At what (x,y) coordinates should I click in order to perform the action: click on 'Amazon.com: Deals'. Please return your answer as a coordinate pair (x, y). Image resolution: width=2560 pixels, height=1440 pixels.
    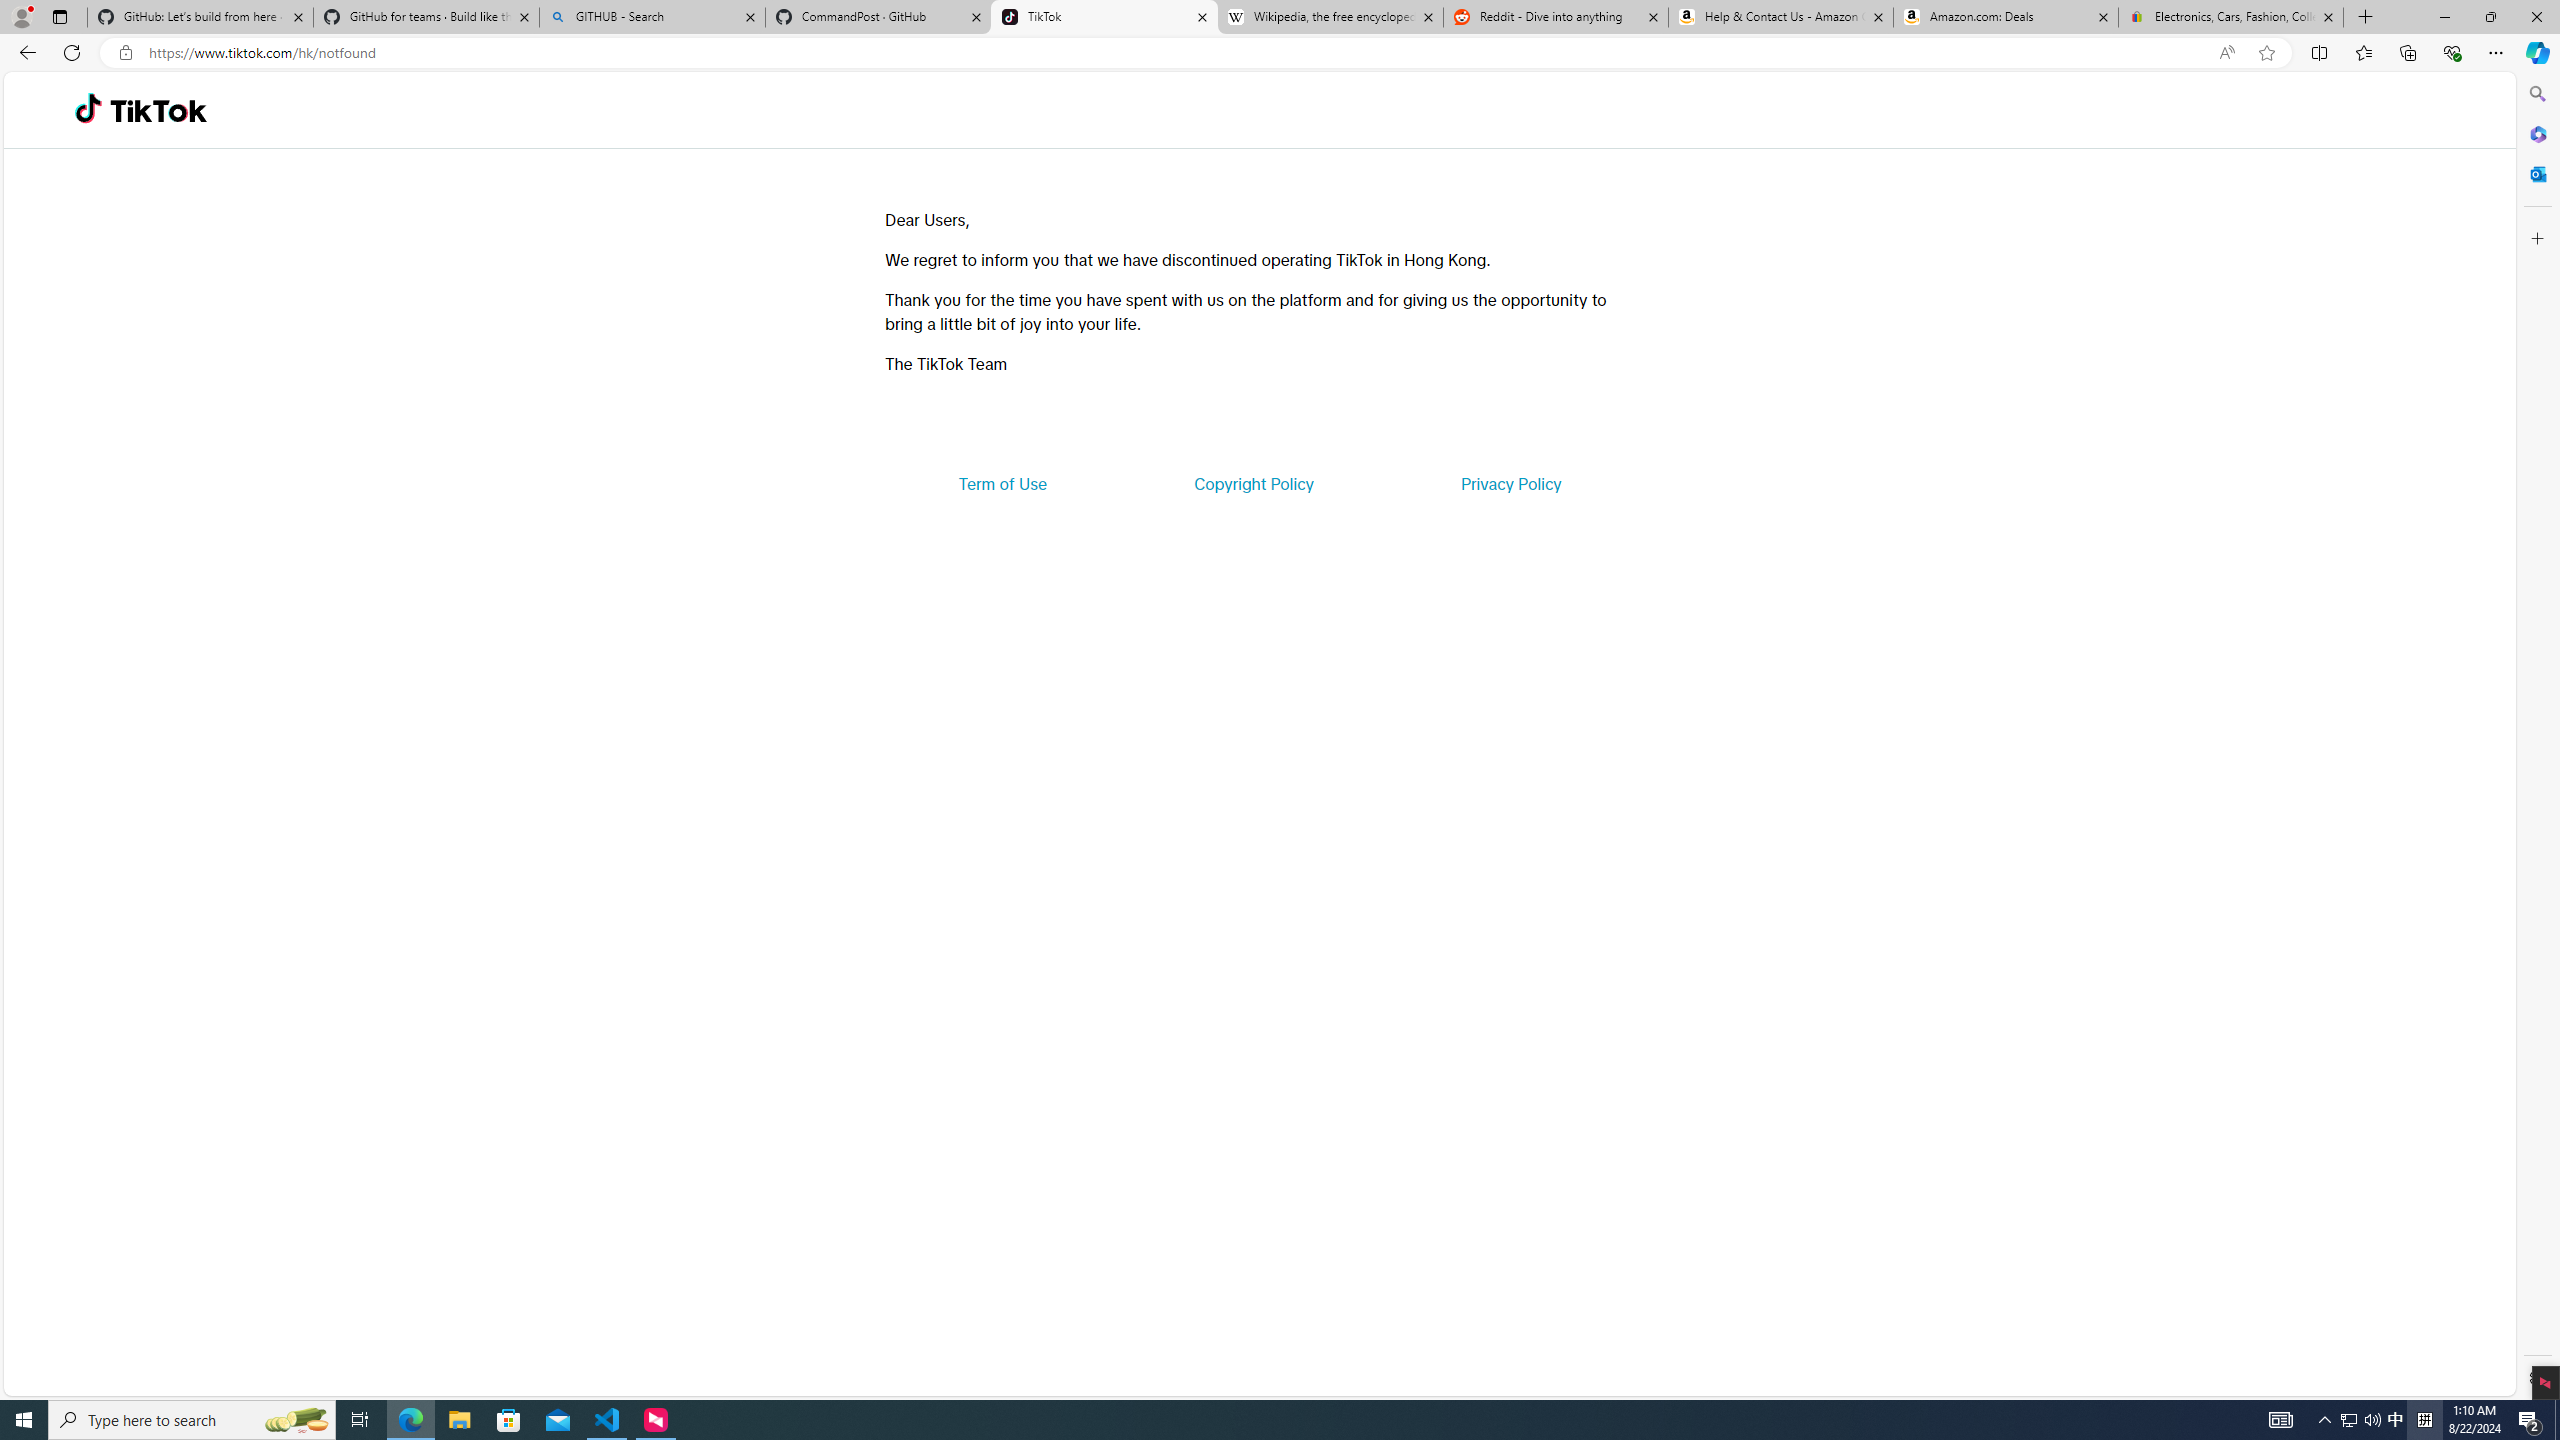
    Looking at the image, I should click on (2005, 16).